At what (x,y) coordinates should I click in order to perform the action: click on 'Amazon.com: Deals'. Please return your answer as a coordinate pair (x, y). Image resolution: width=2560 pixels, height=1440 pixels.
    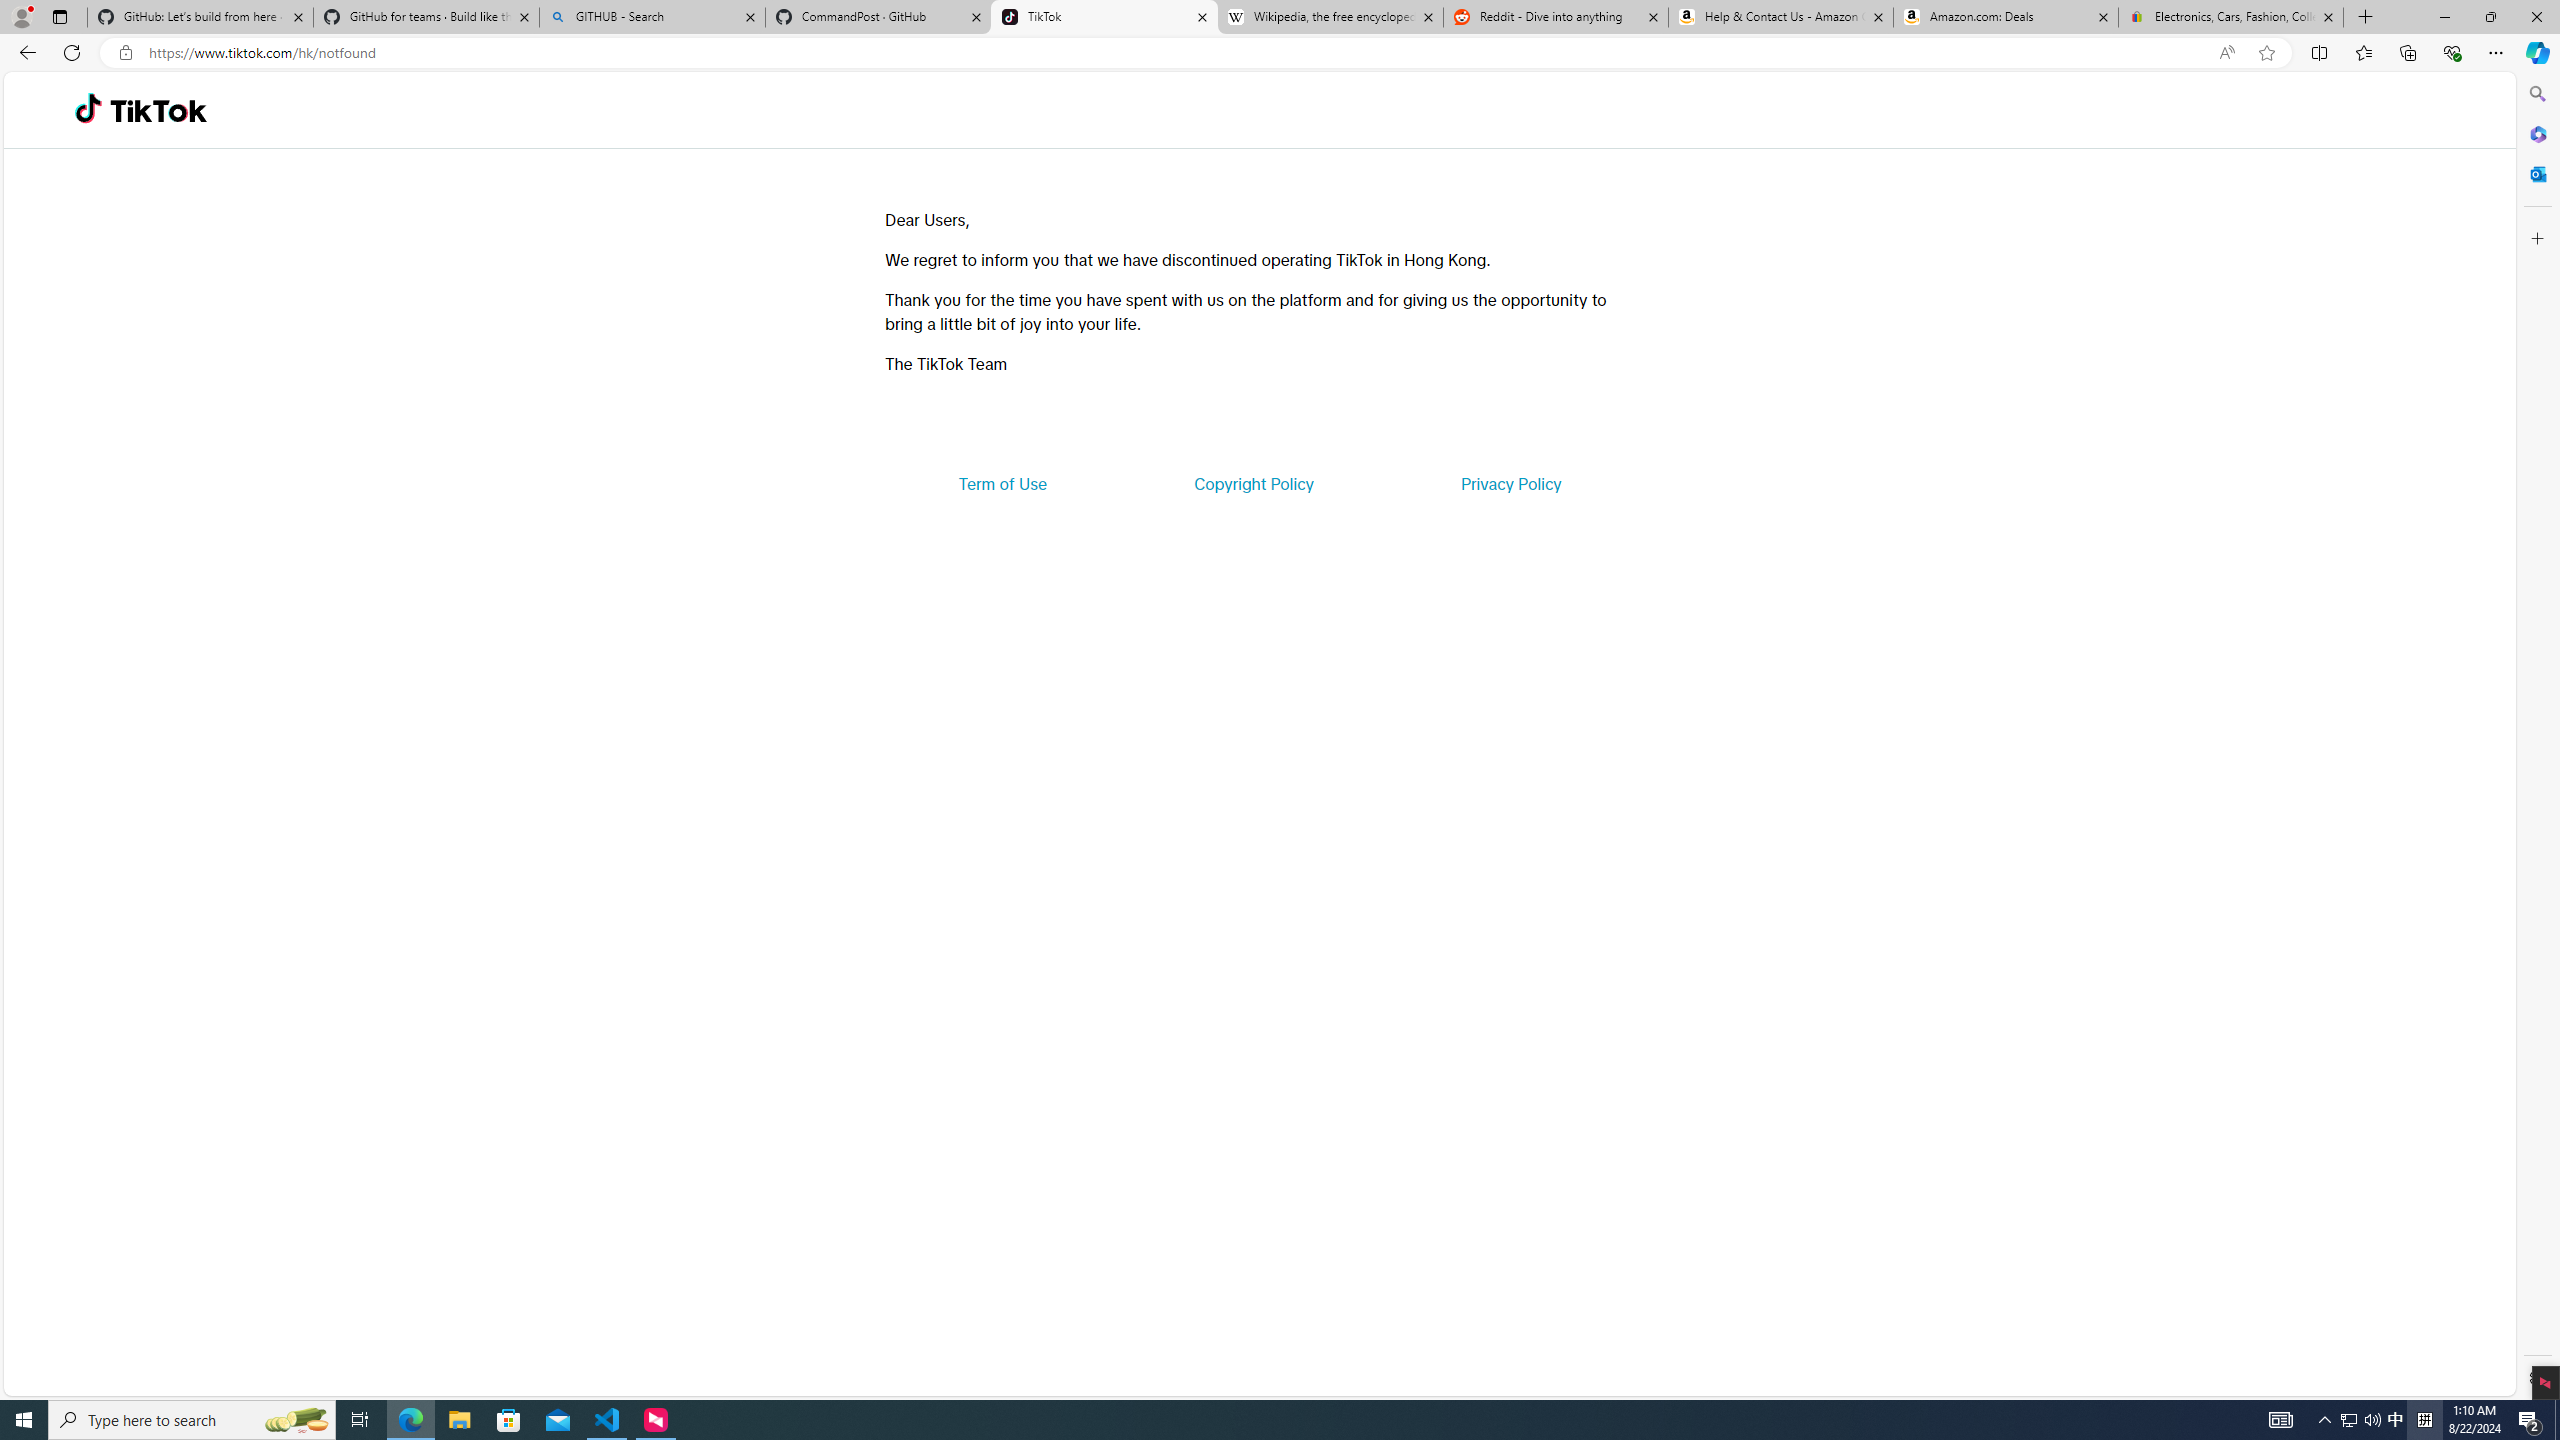
    Looking at the image, I should click on (2005, 16).